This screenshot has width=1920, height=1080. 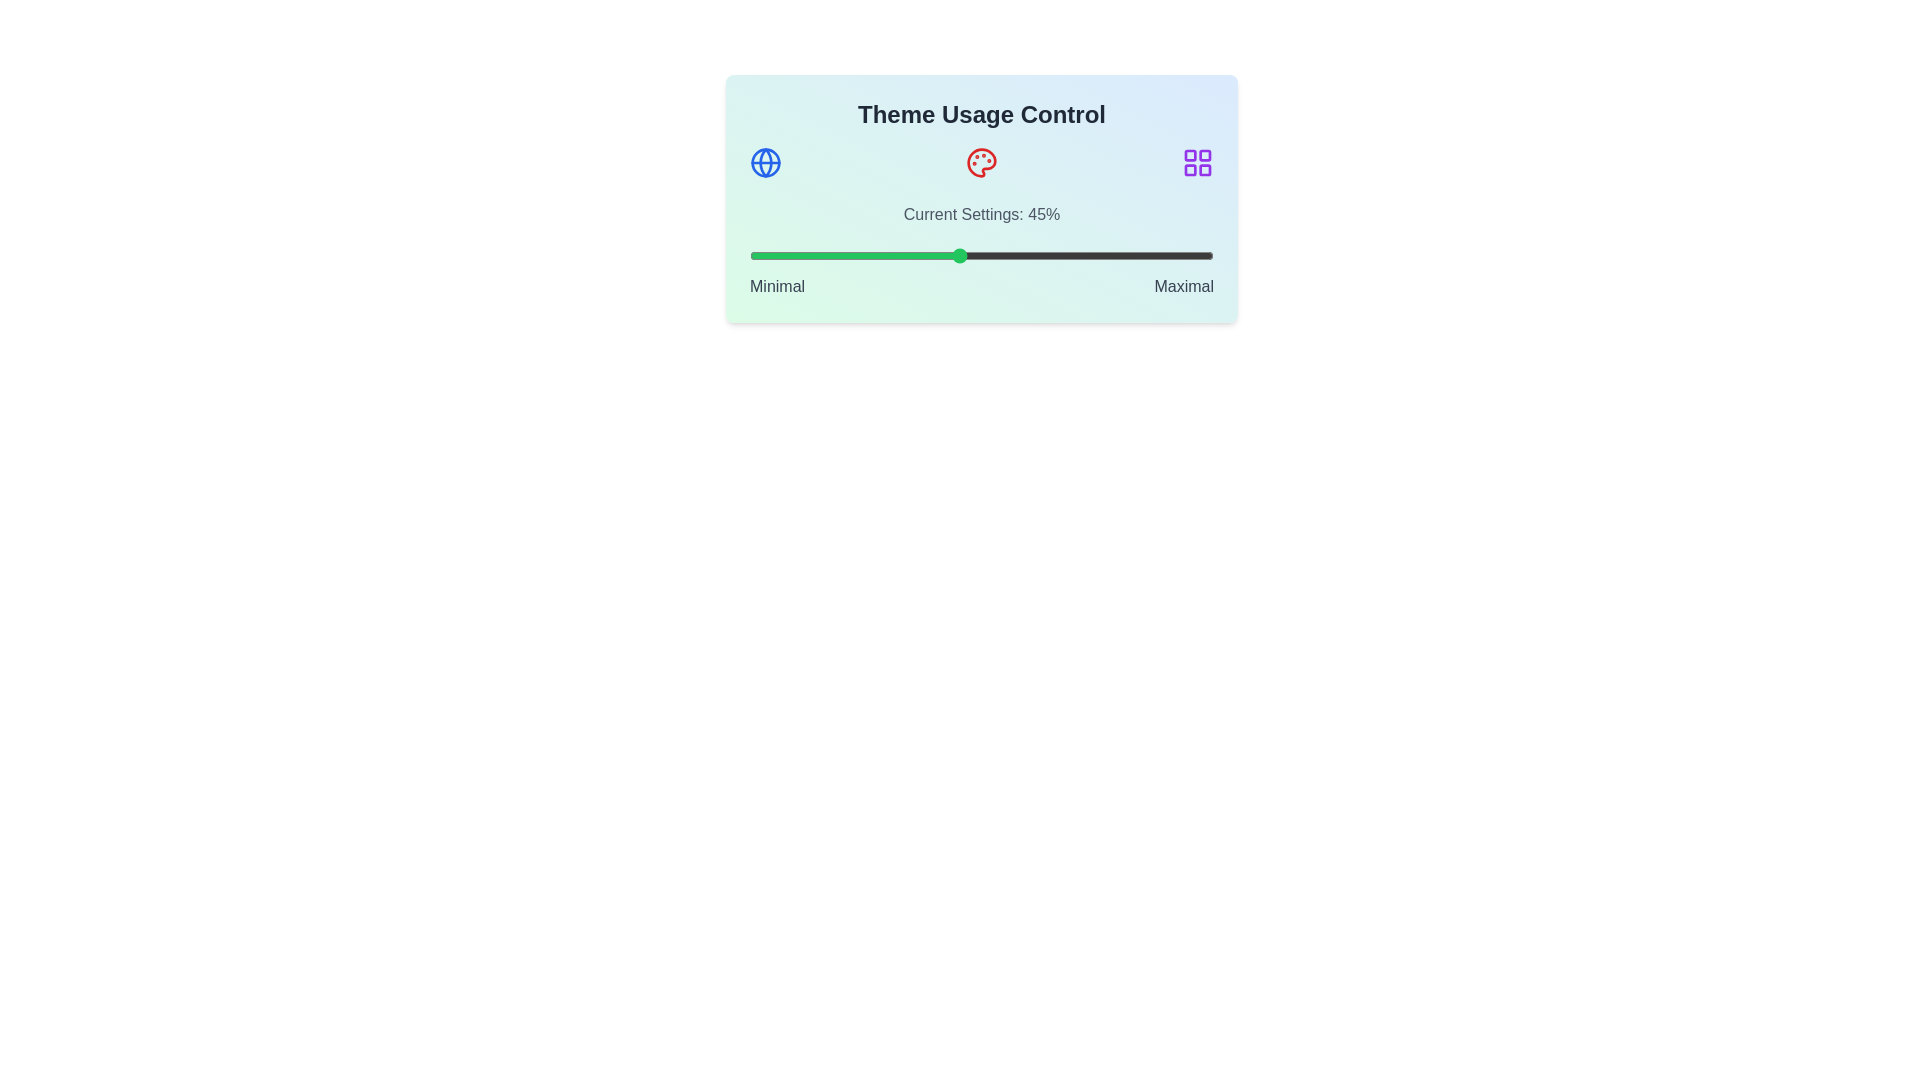 I want to click on the Globe icon, so click(x=765, y=161).